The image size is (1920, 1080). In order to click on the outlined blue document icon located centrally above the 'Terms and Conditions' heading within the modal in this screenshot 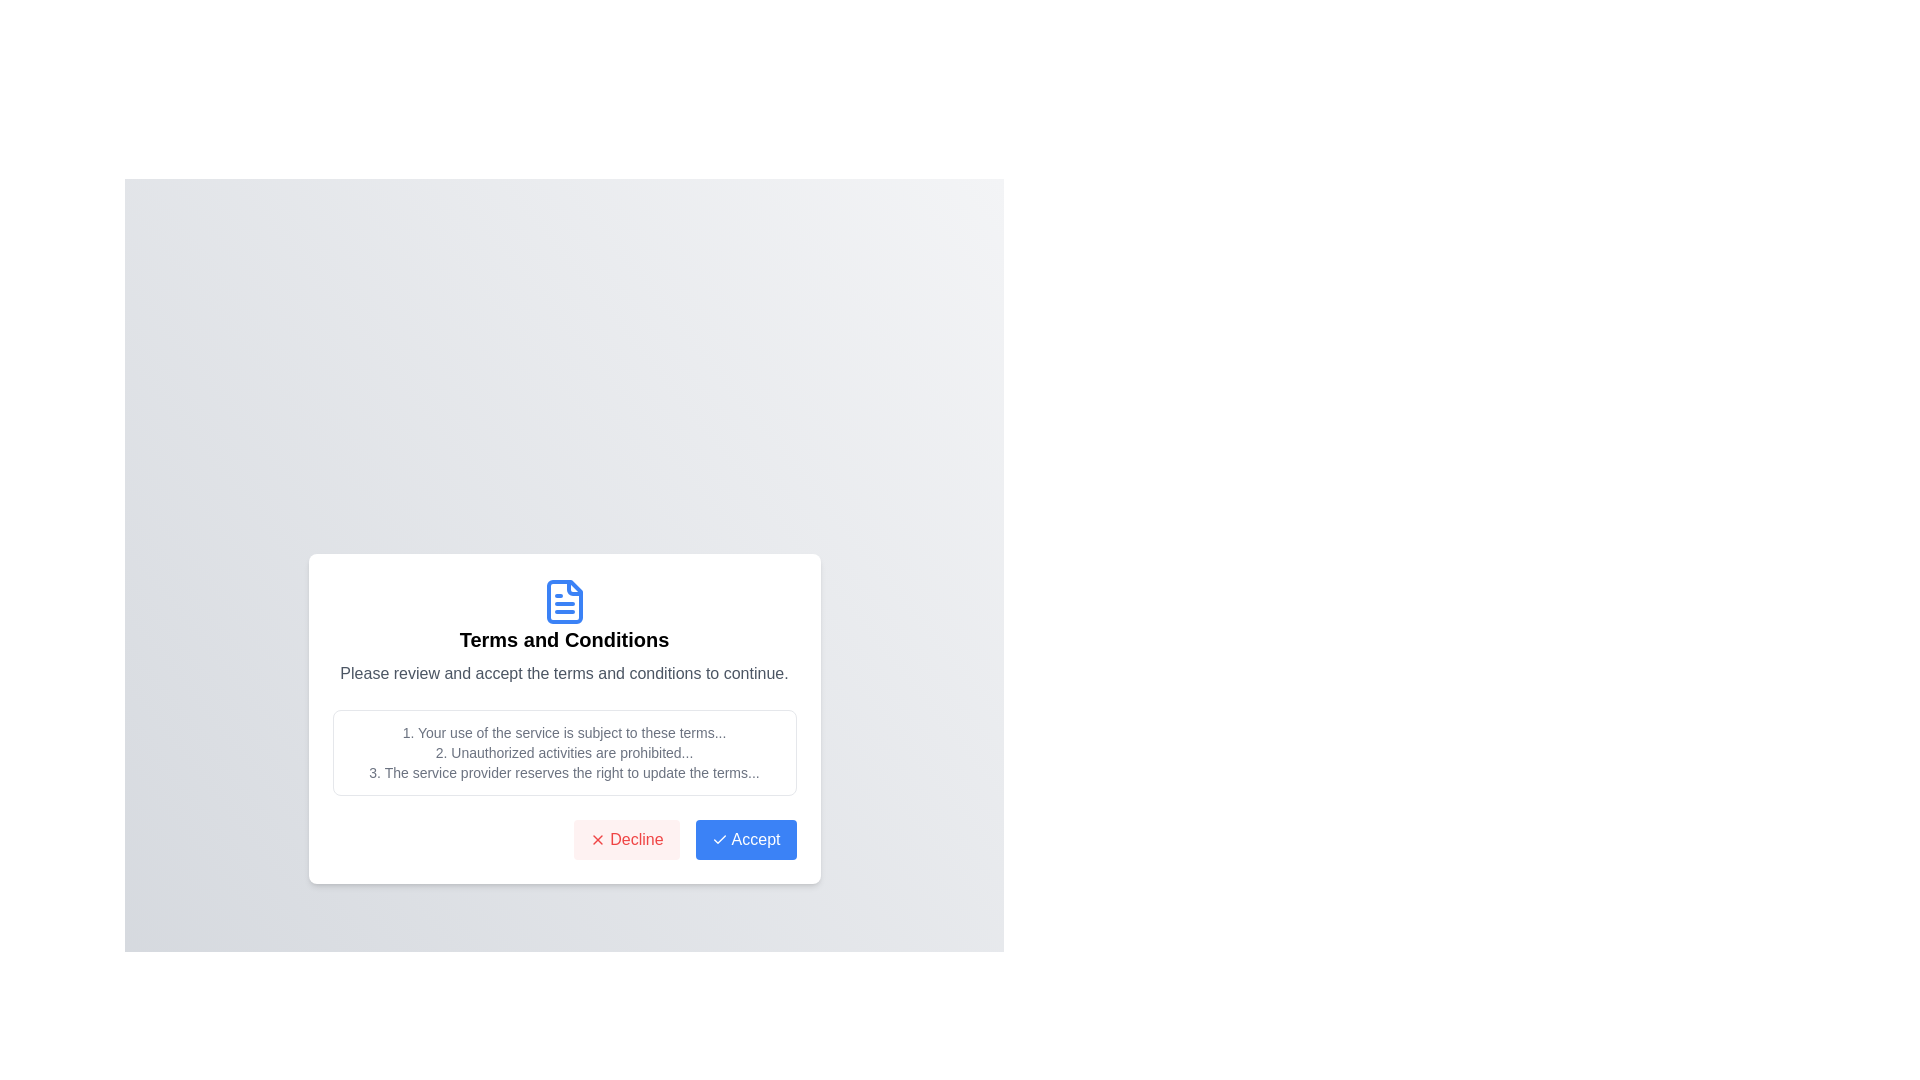, I will do `click(563, 600)`.